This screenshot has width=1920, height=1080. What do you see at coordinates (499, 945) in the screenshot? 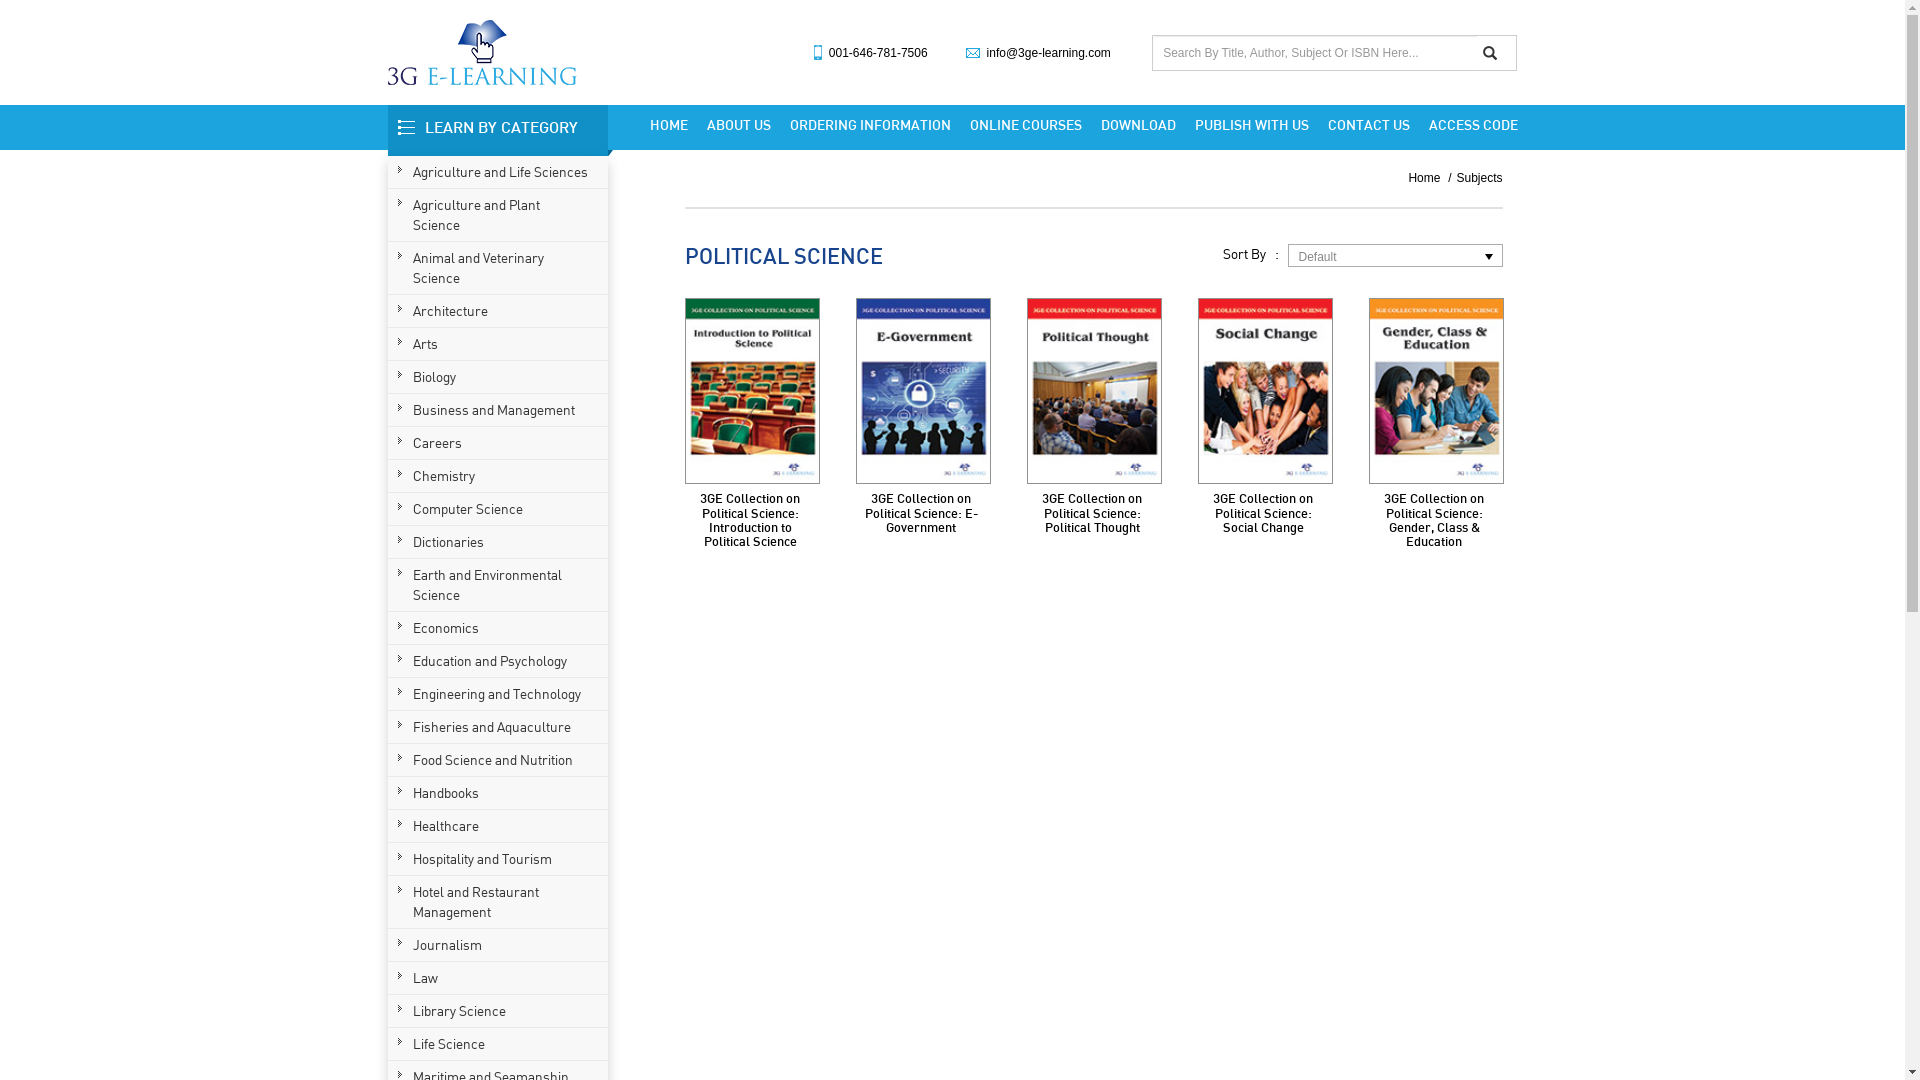
I see `'Journalism'` at bounding box center [499, 945].